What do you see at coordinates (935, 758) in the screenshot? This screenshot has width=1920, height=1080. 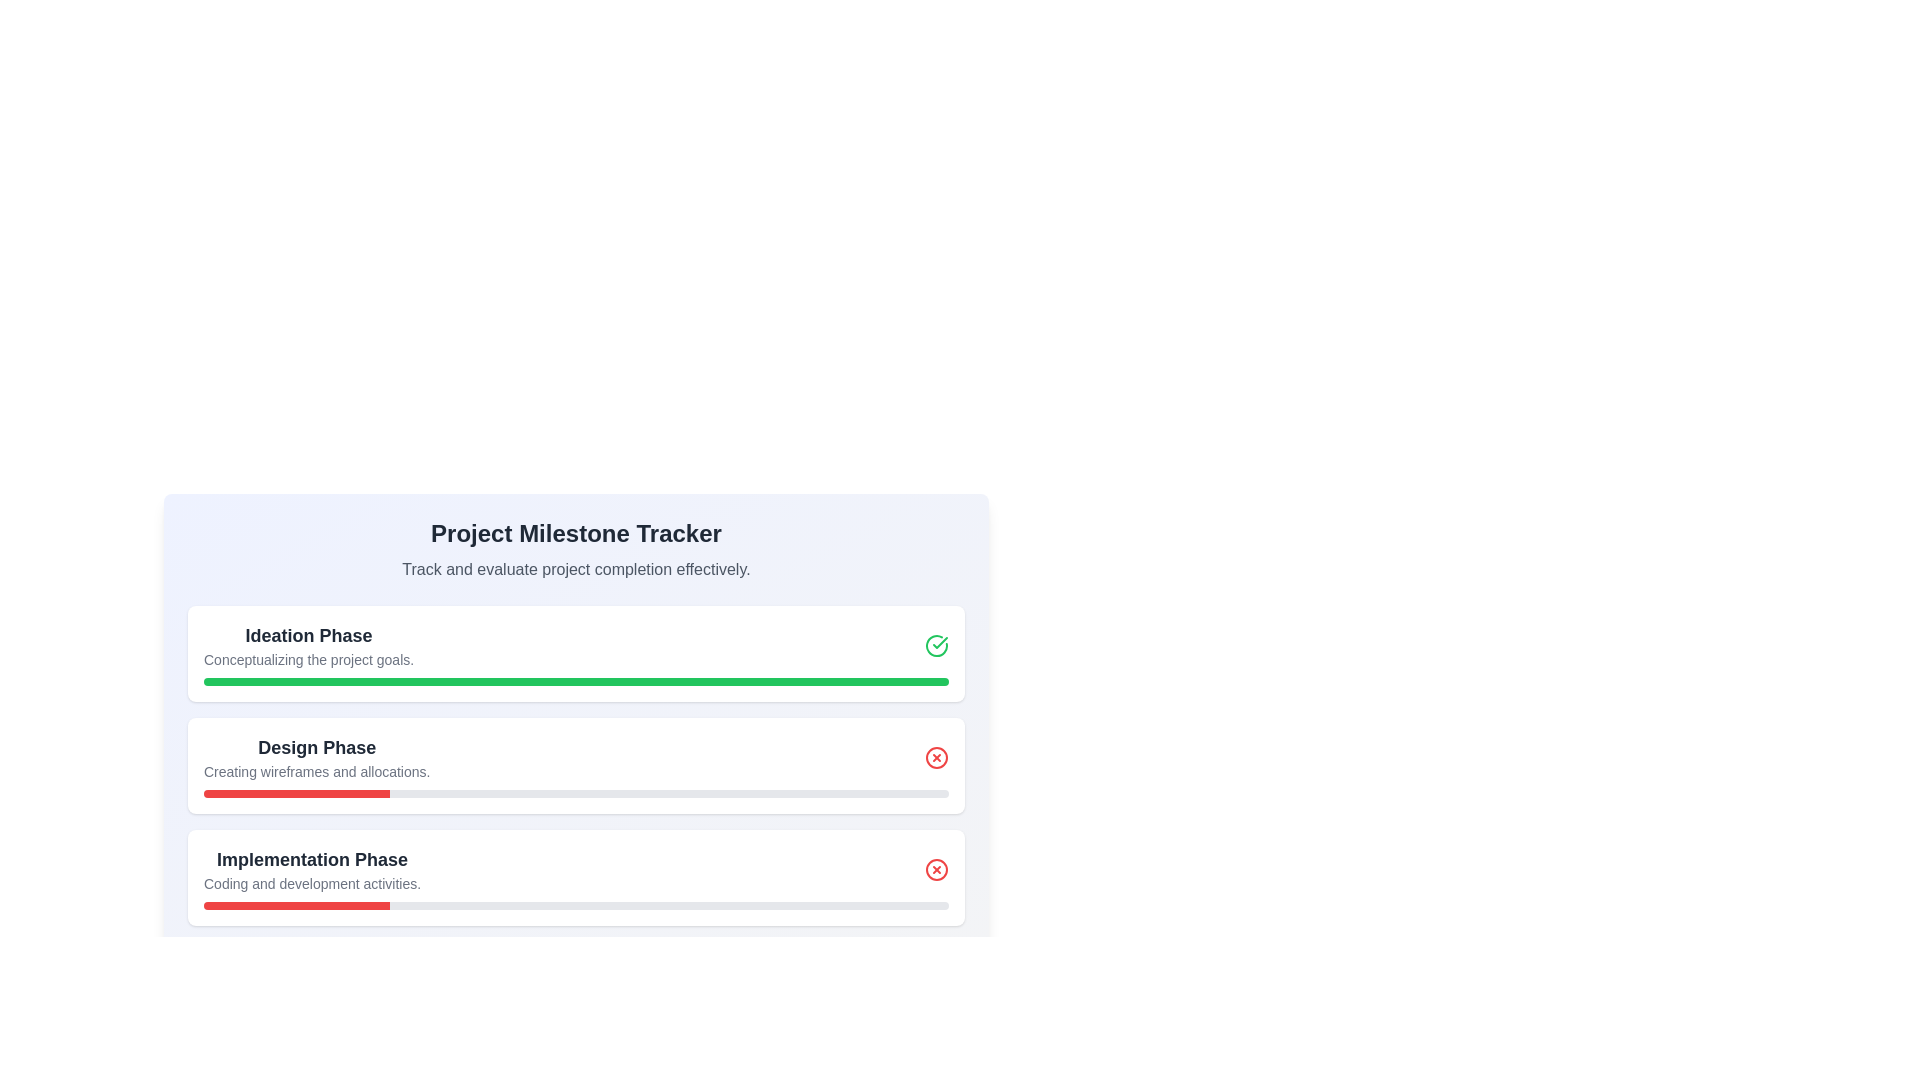 I see `the SVG circle element that indicates cancellation or error status, located in the middle of a circular icon with a cross, which is the second icon to the right of the 'Design Phase' list item in the 'Project Milestone Tracker' module` at bounding box center [935, 758].